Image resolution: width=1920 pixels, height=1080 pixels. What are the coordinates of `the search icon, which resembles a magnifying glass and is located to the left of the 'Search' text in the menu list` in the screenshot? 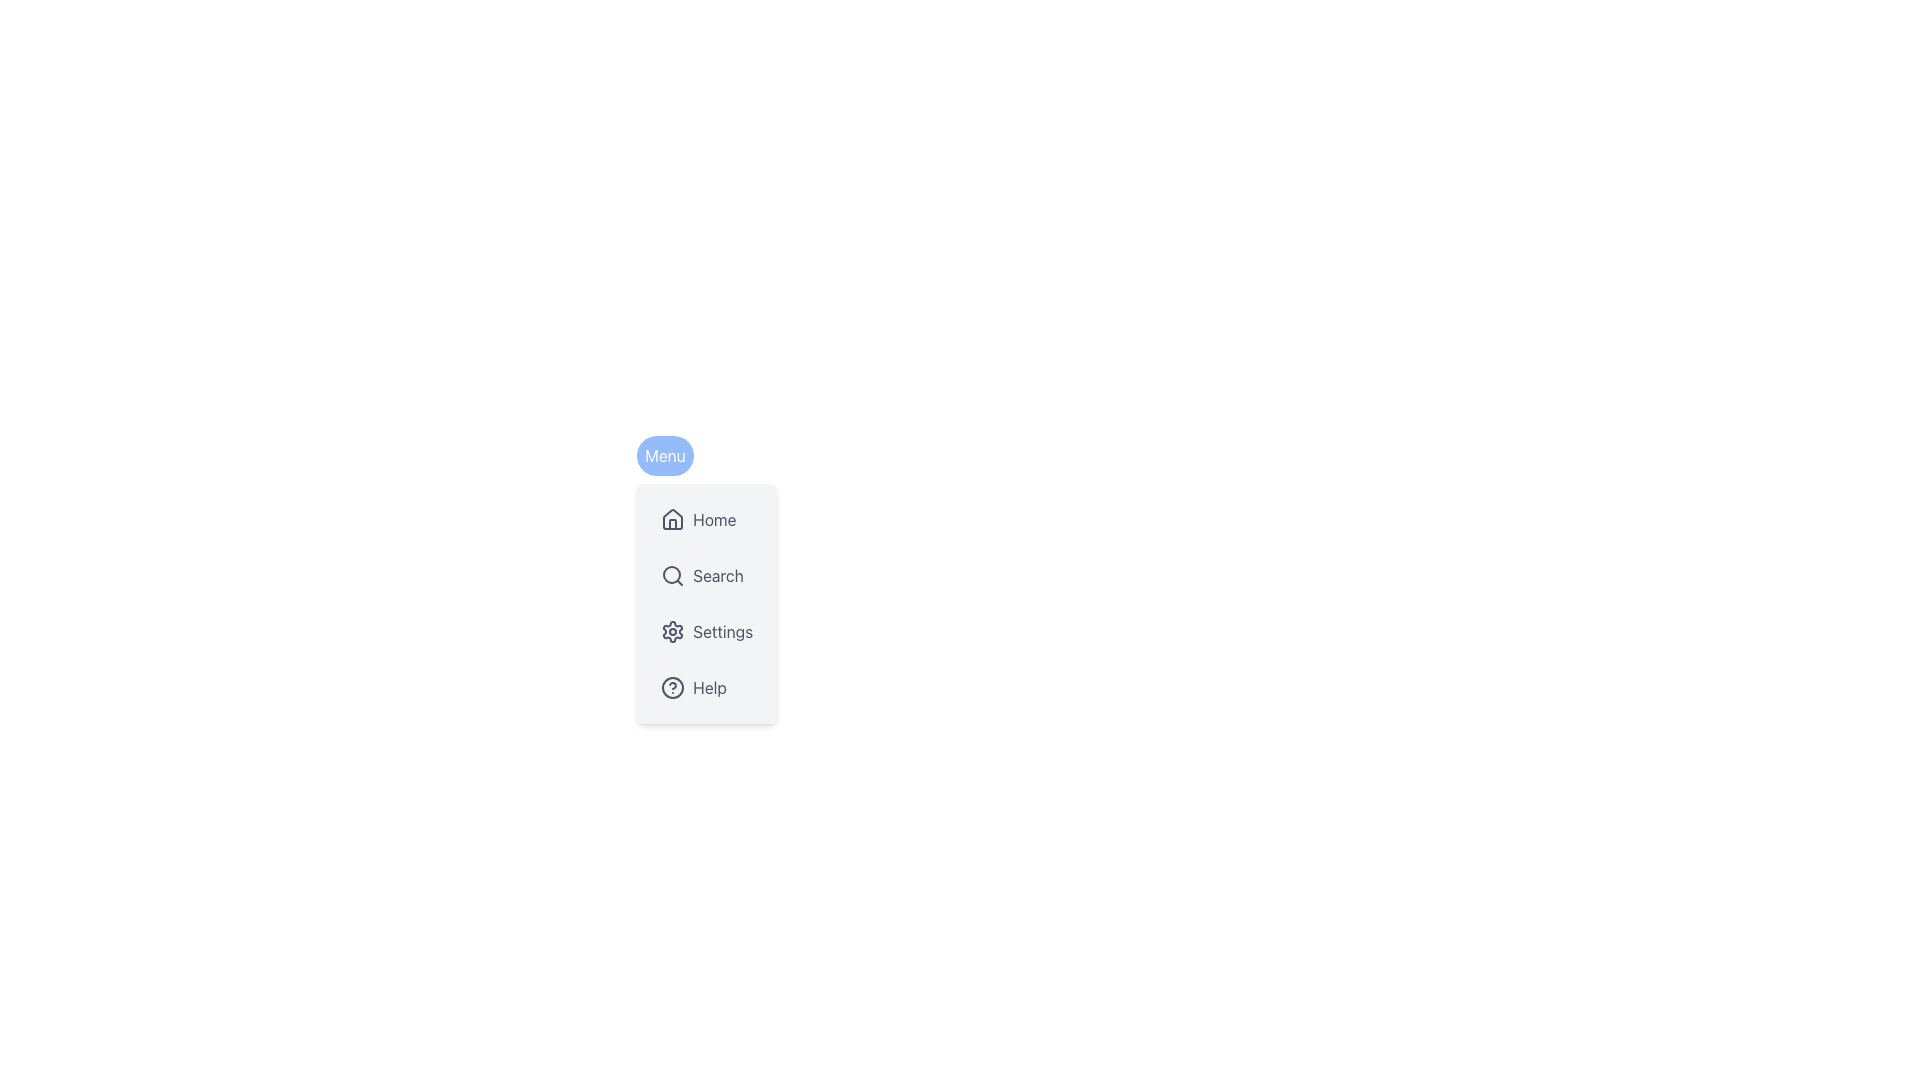 It's located at (673, 575).